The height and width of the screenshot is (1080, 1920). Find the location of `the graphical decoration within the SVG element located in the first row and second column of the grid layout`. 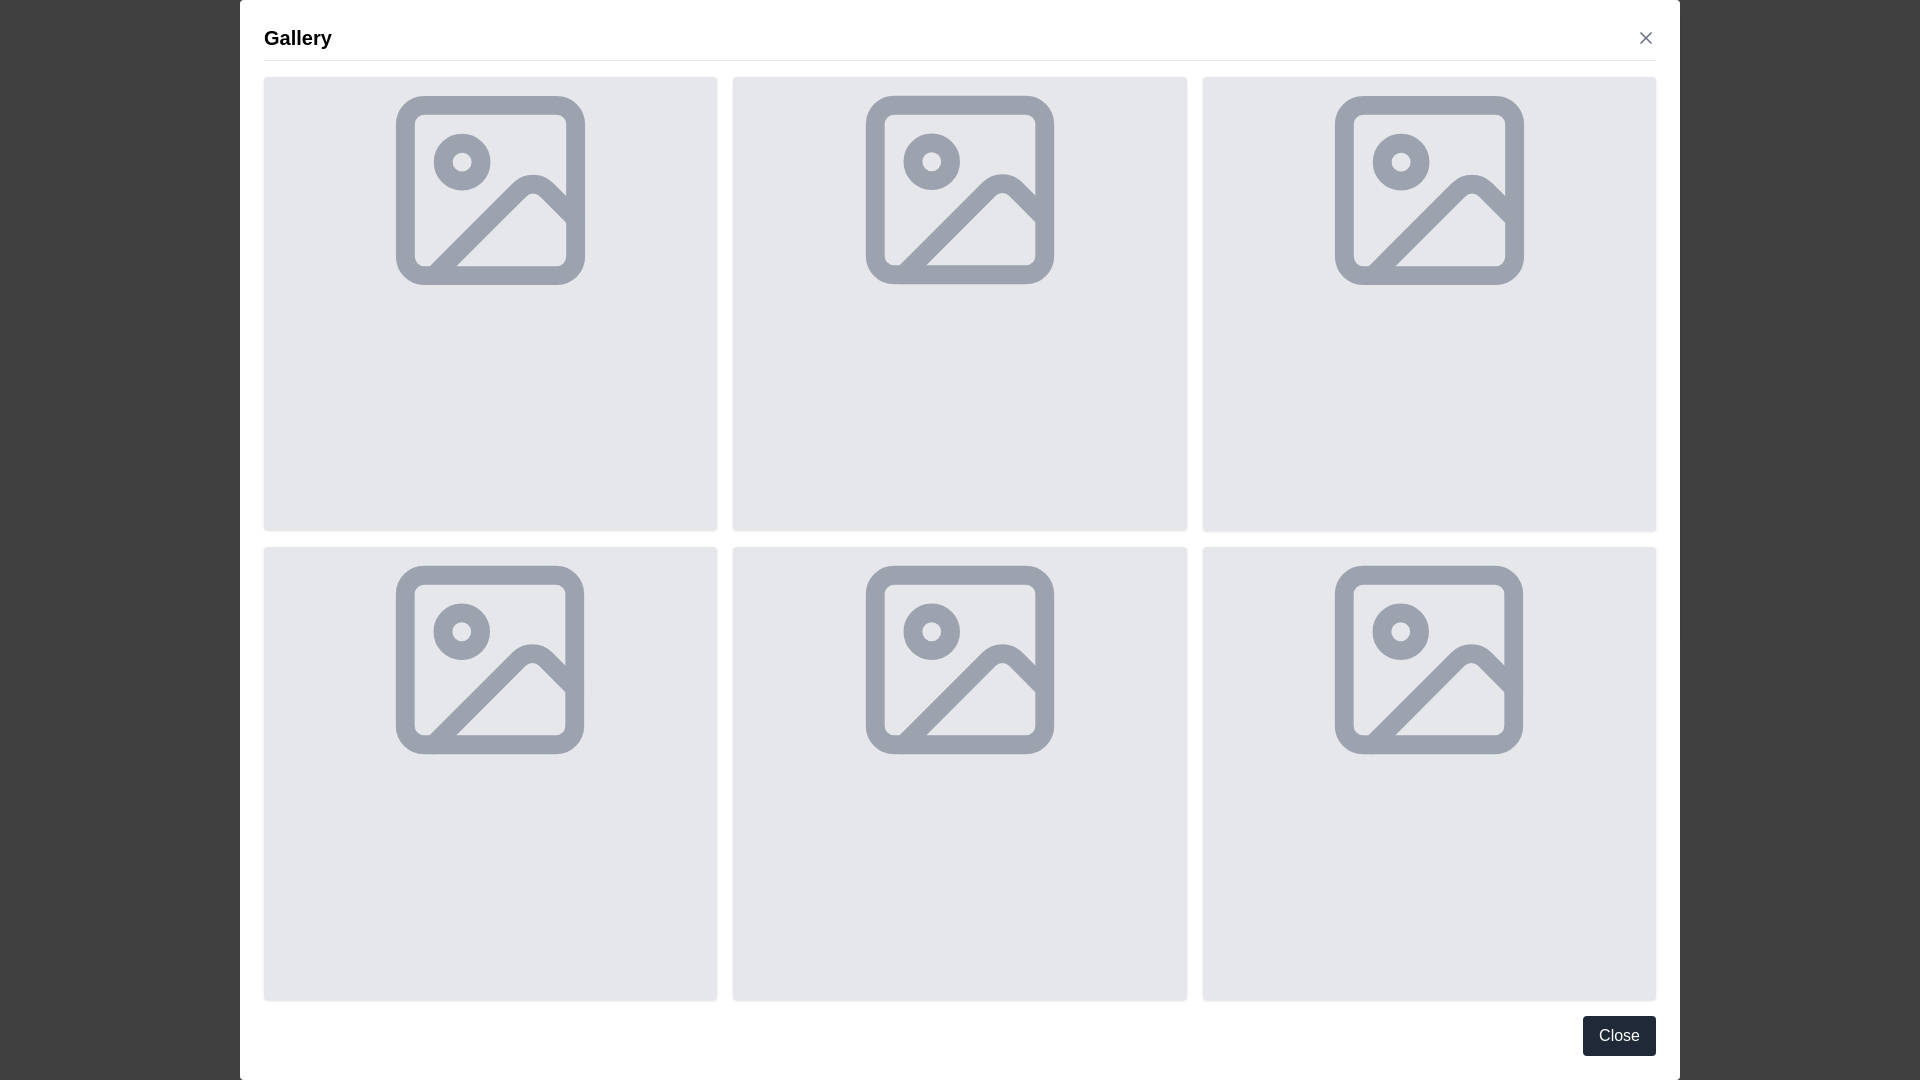

the graphical decoration within the SVG element located in the first row and second column of the grid layout is located at coordinates (974, 228).